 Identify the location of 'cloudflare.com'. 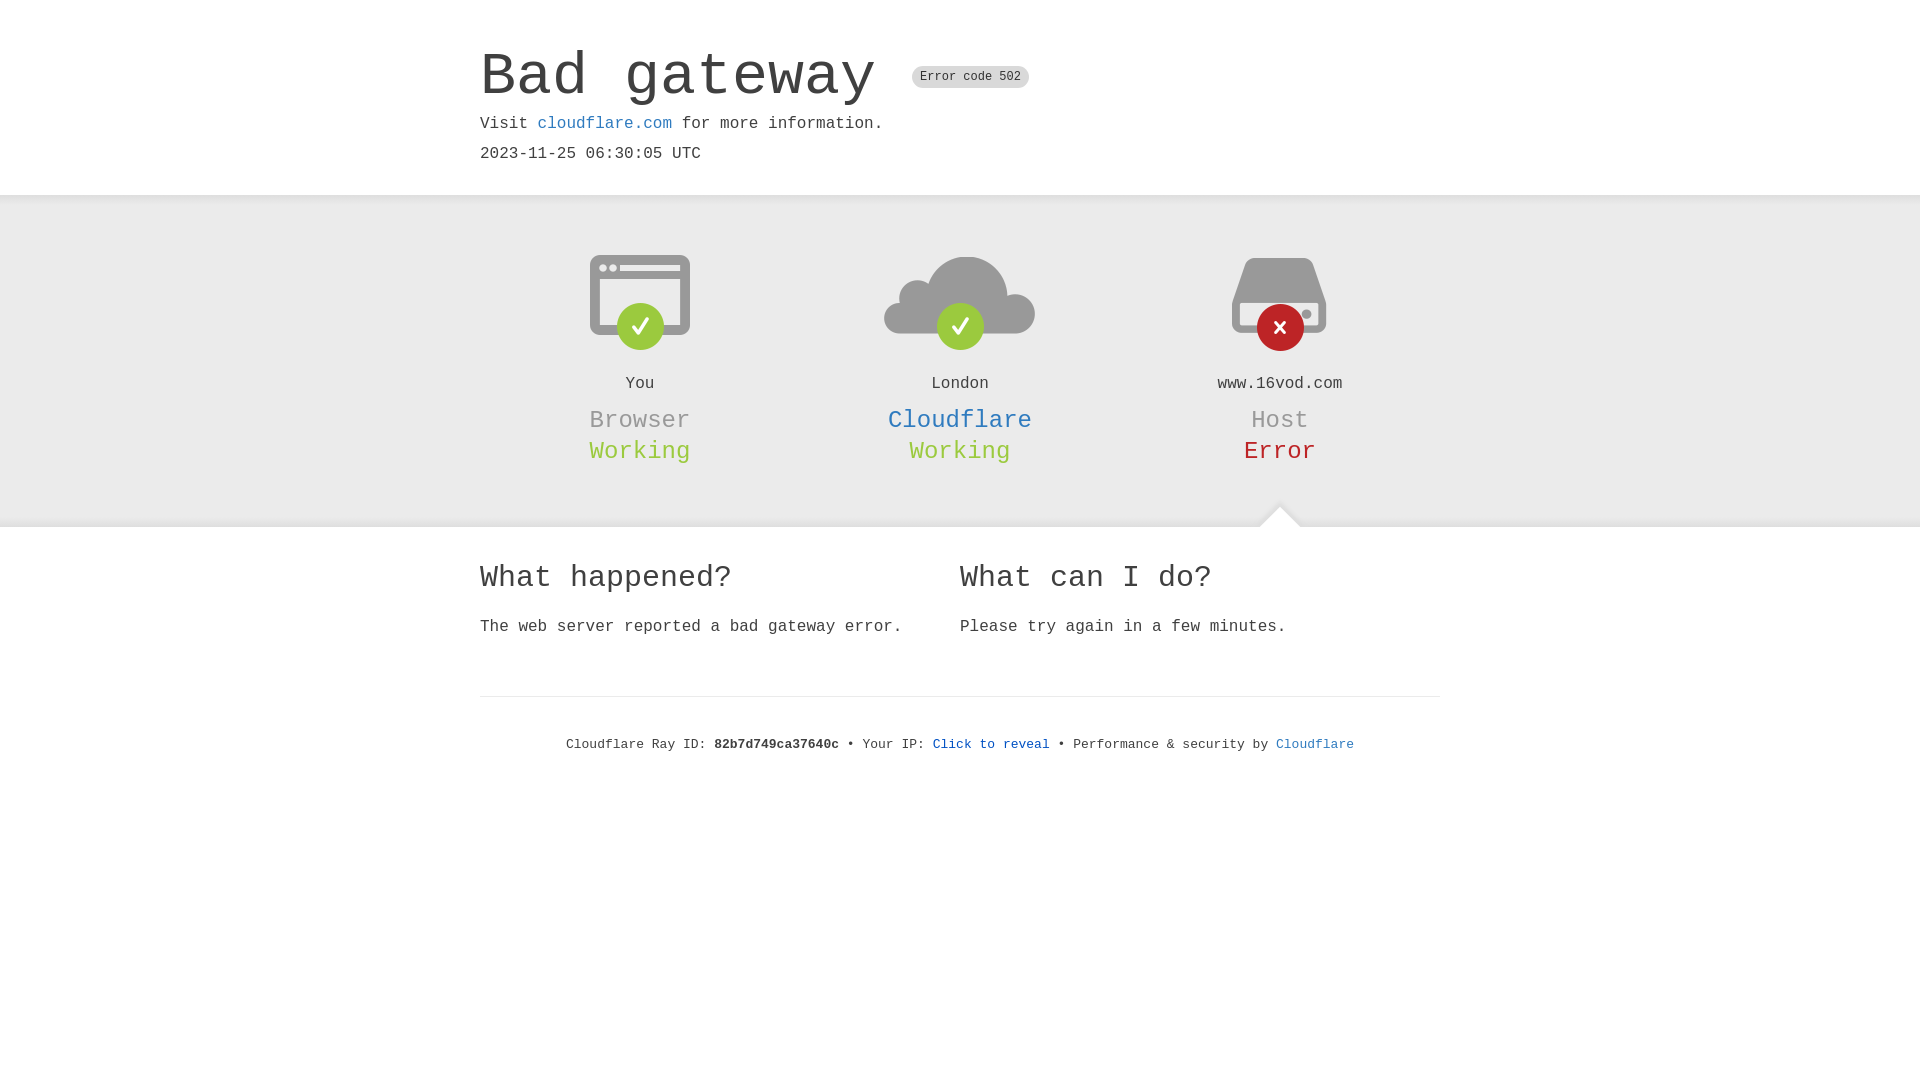
(603, 123).